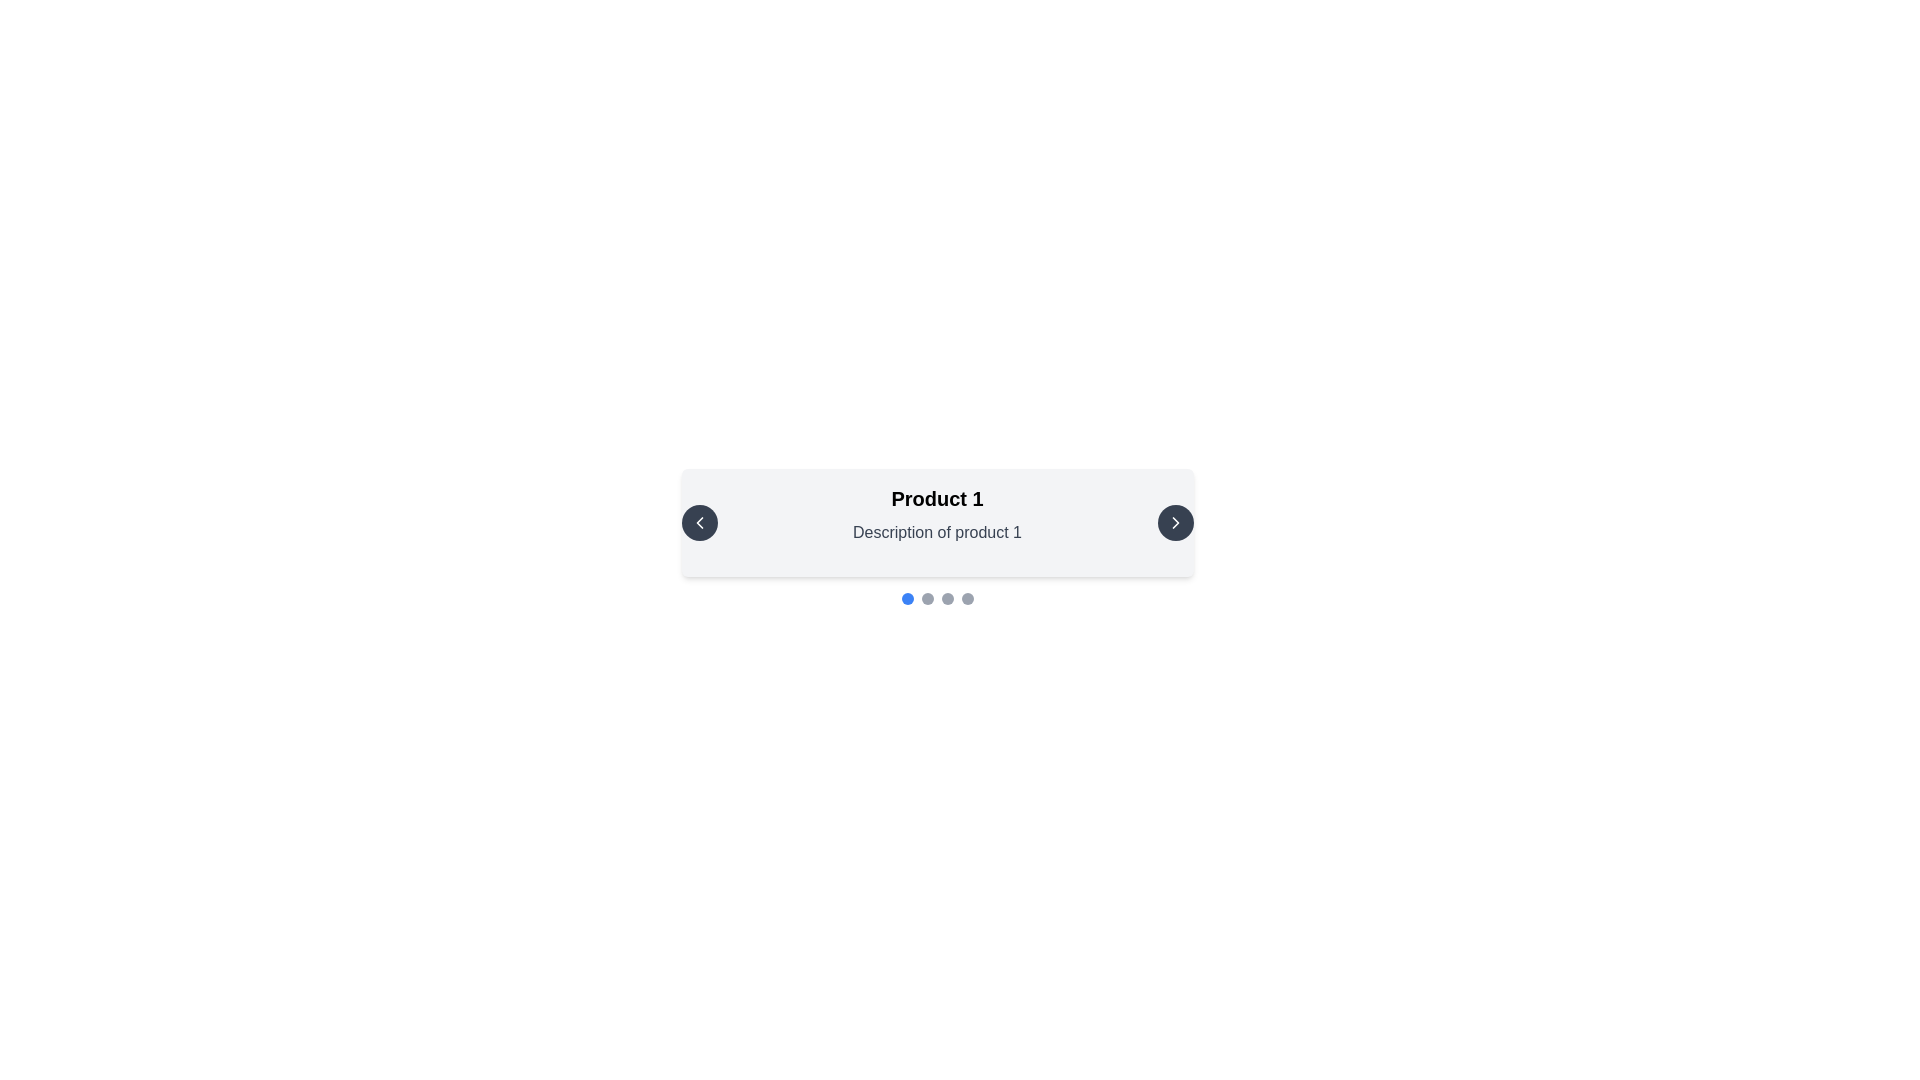 The image size is (1920, 1080). I want to click on the first interactive blue indicator in the carousel, so click(906, 597).